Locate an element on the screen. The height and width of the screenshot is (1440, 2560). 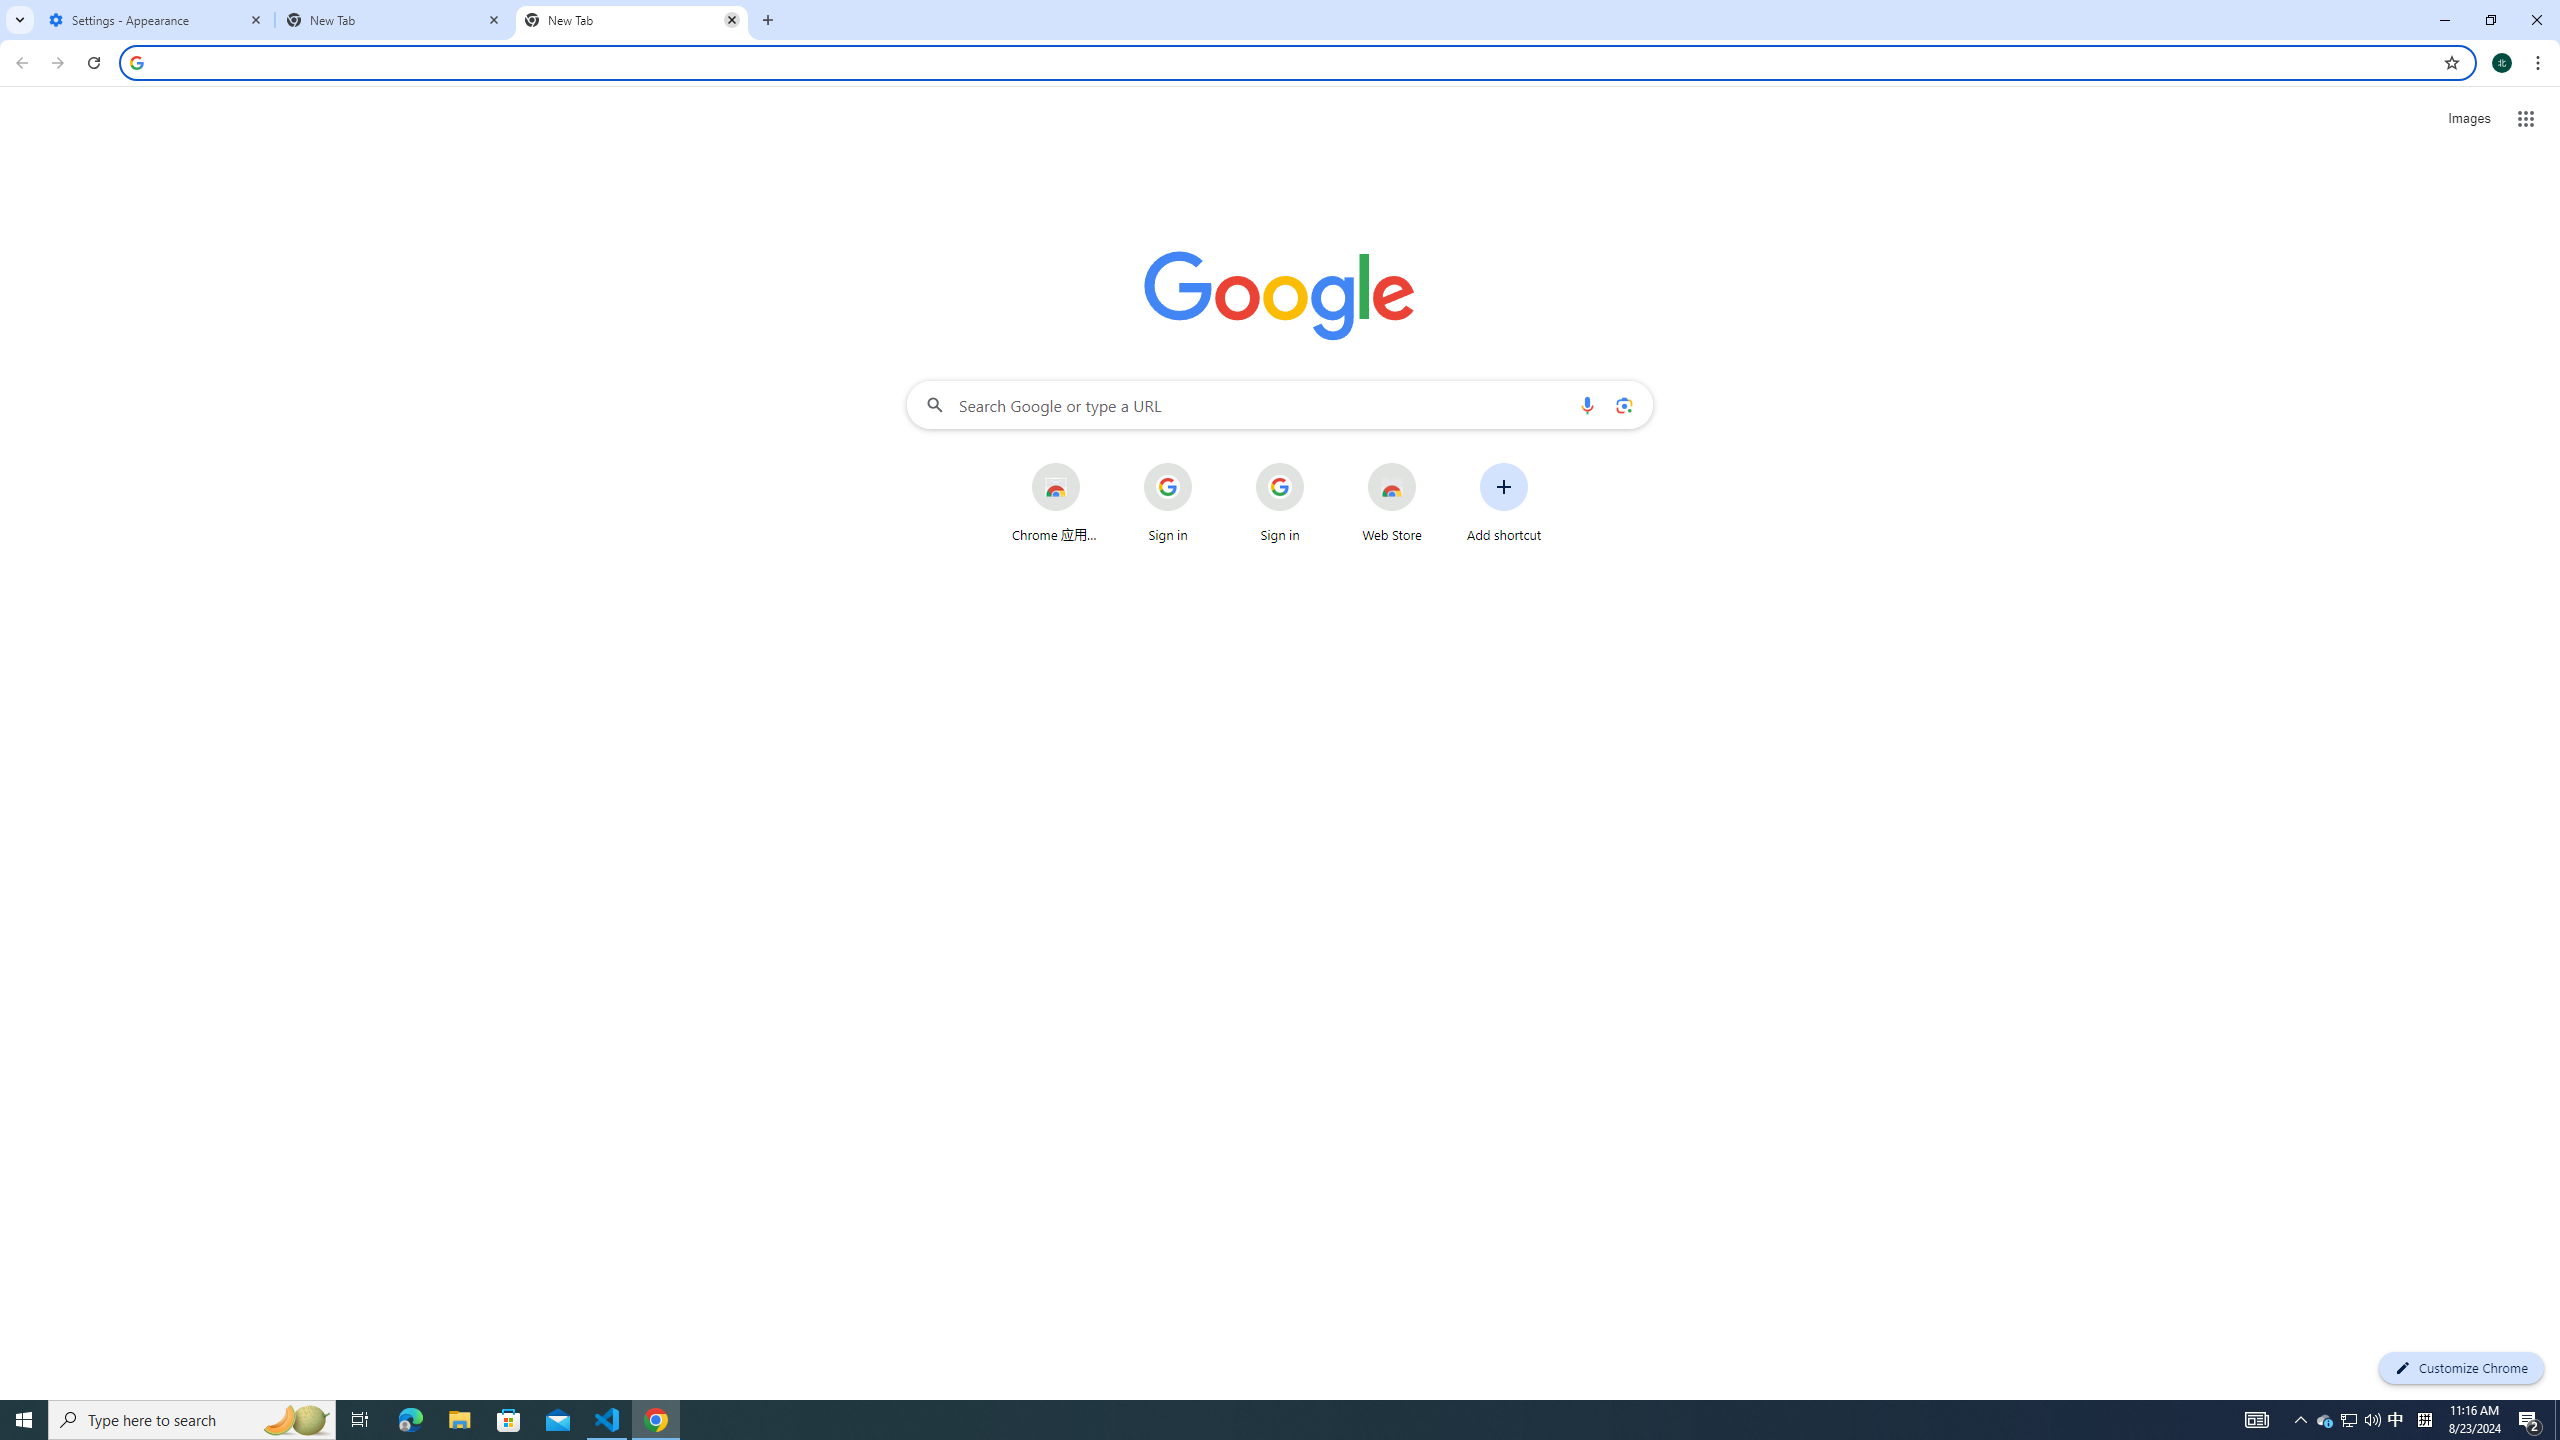
'Search Google or type a URL' is located at coordinates (1280, 405).